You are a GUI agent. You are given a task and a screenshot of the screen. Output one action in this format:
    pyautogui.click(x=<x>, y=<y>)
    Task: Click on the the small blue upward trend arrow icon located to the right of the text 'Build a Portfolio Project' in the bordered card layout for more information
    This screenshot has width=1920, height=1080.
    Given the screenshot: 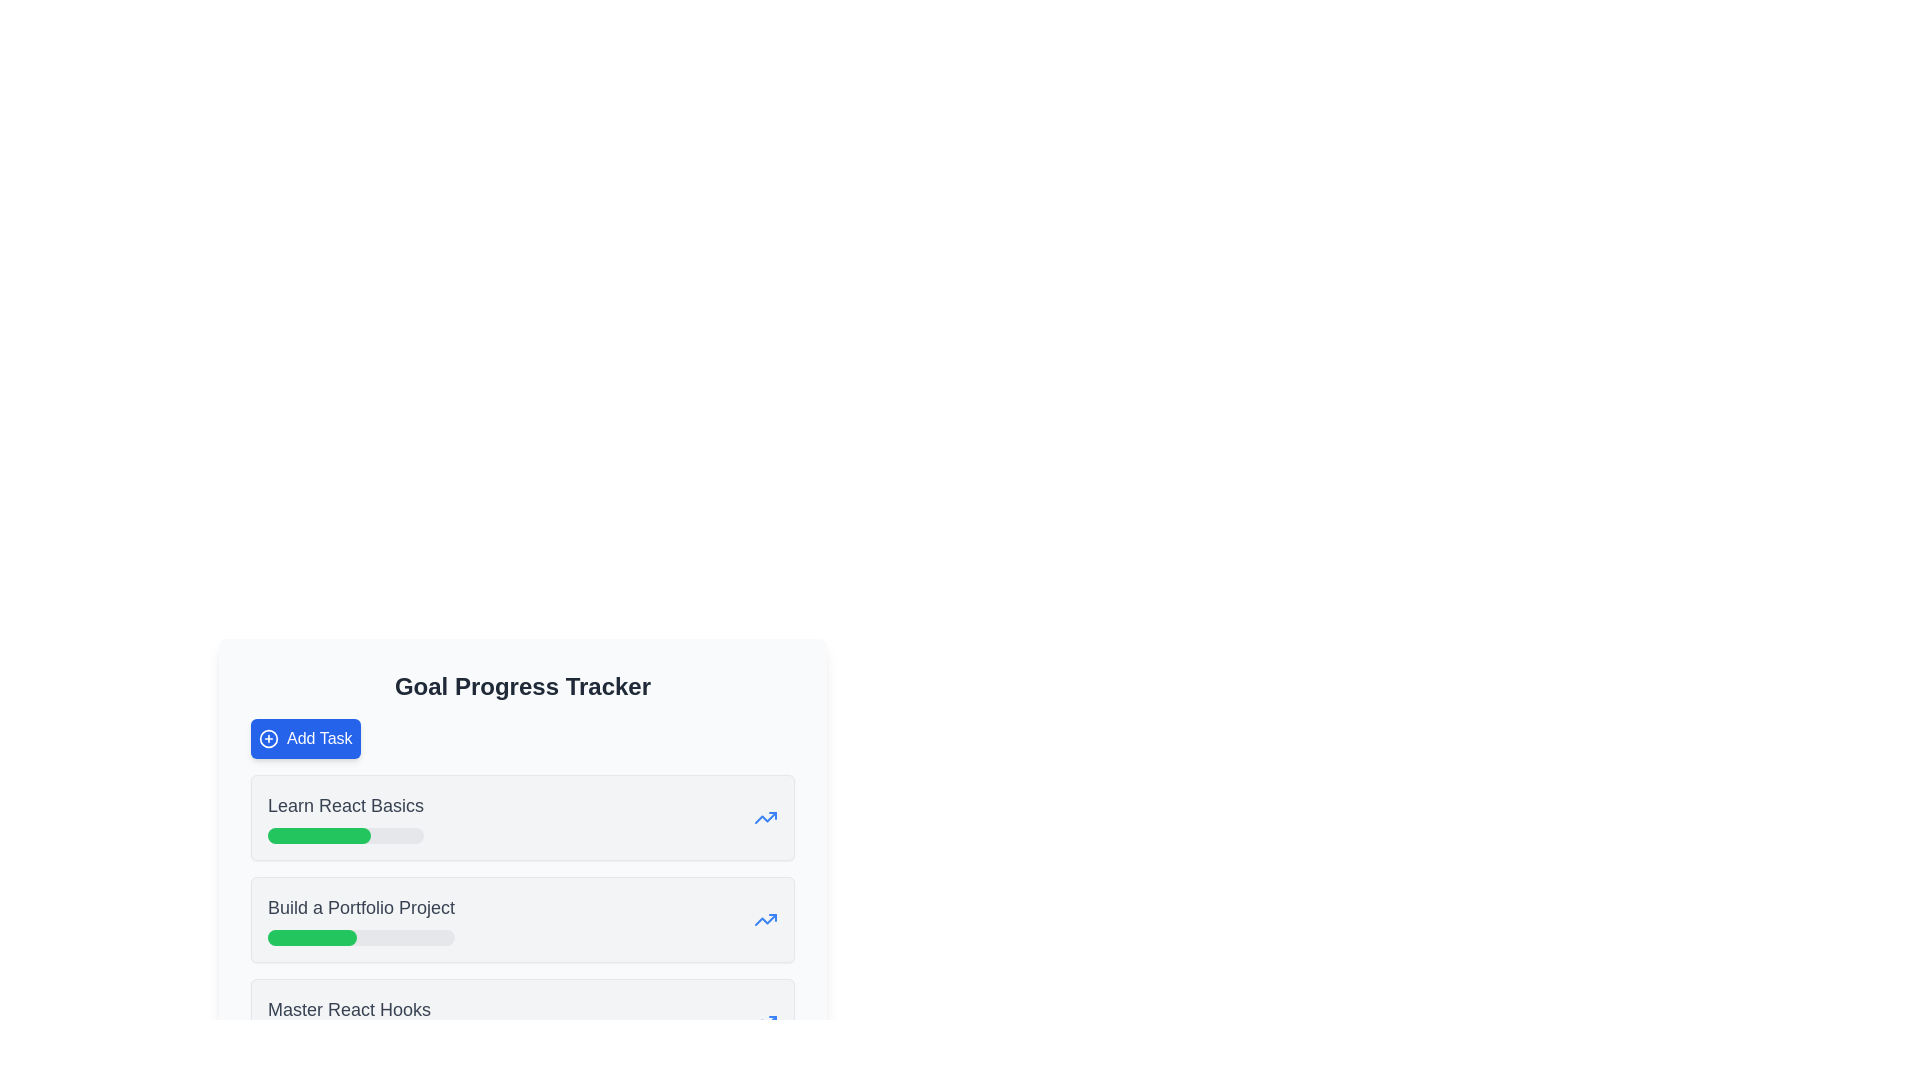 What is the action you would take?
    pyautogui.click(x=765, y=920)
    